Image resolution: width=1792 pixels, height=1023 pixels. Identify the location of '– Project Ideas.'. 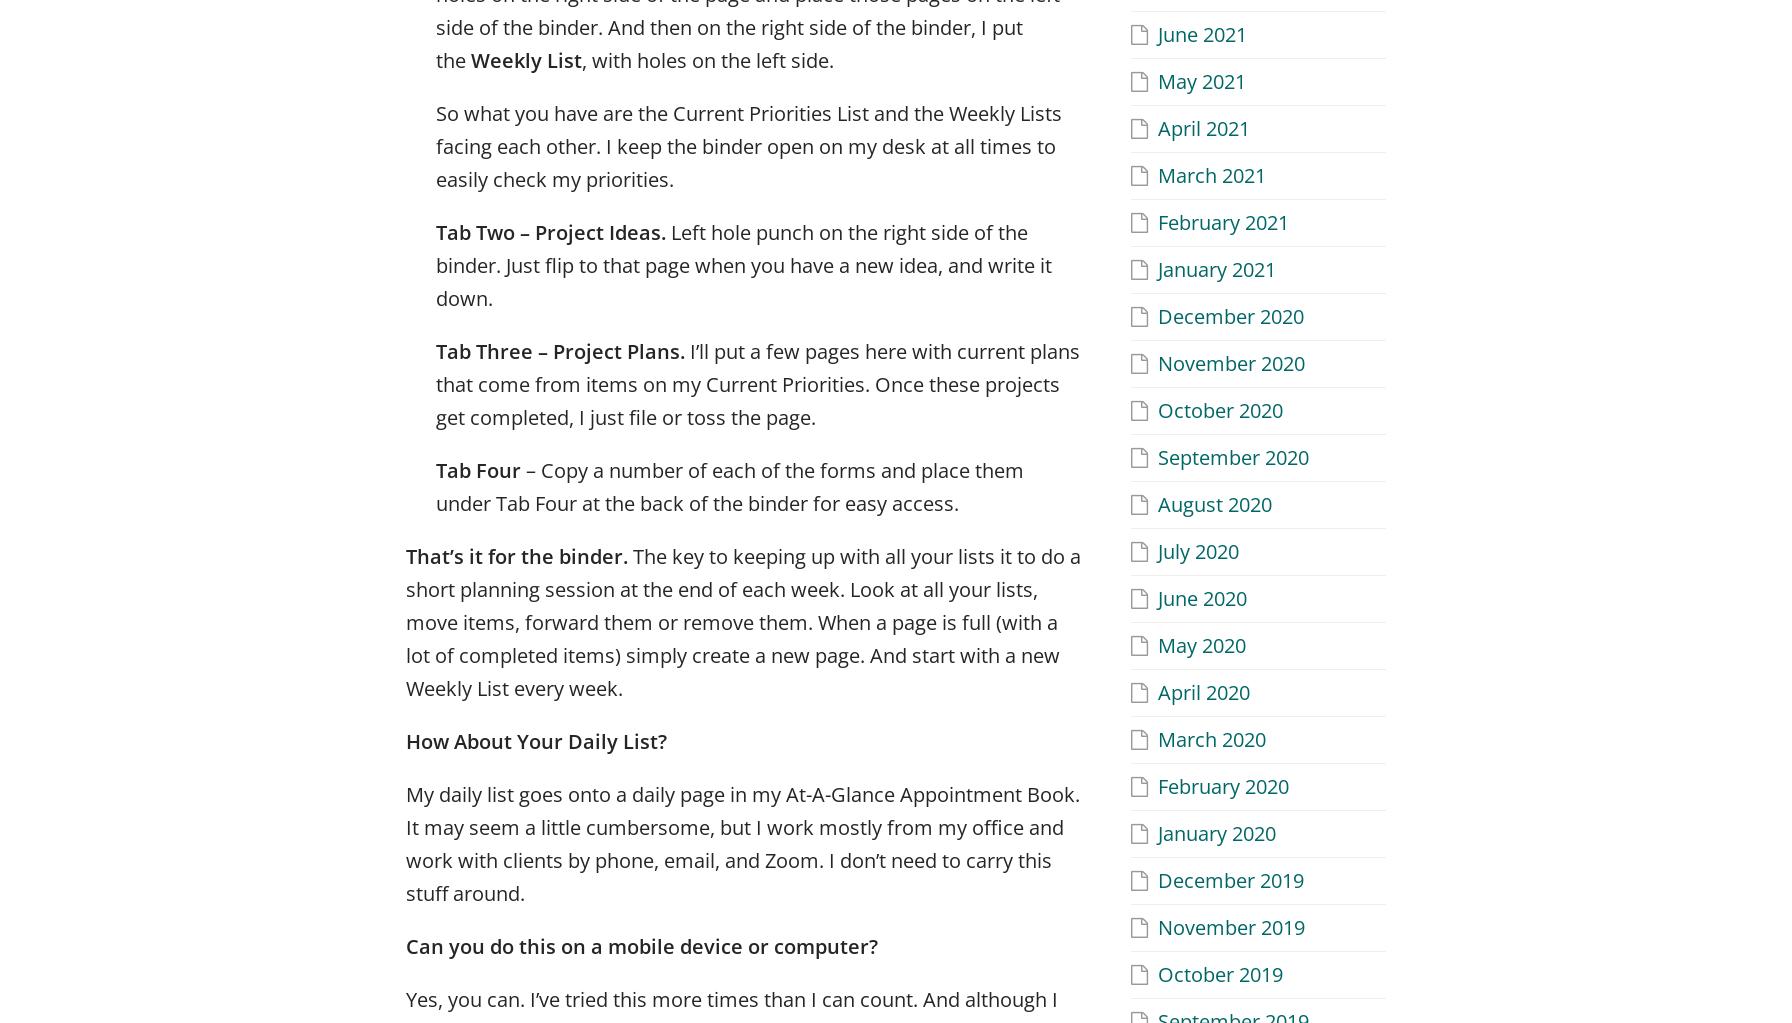
(520, 230).